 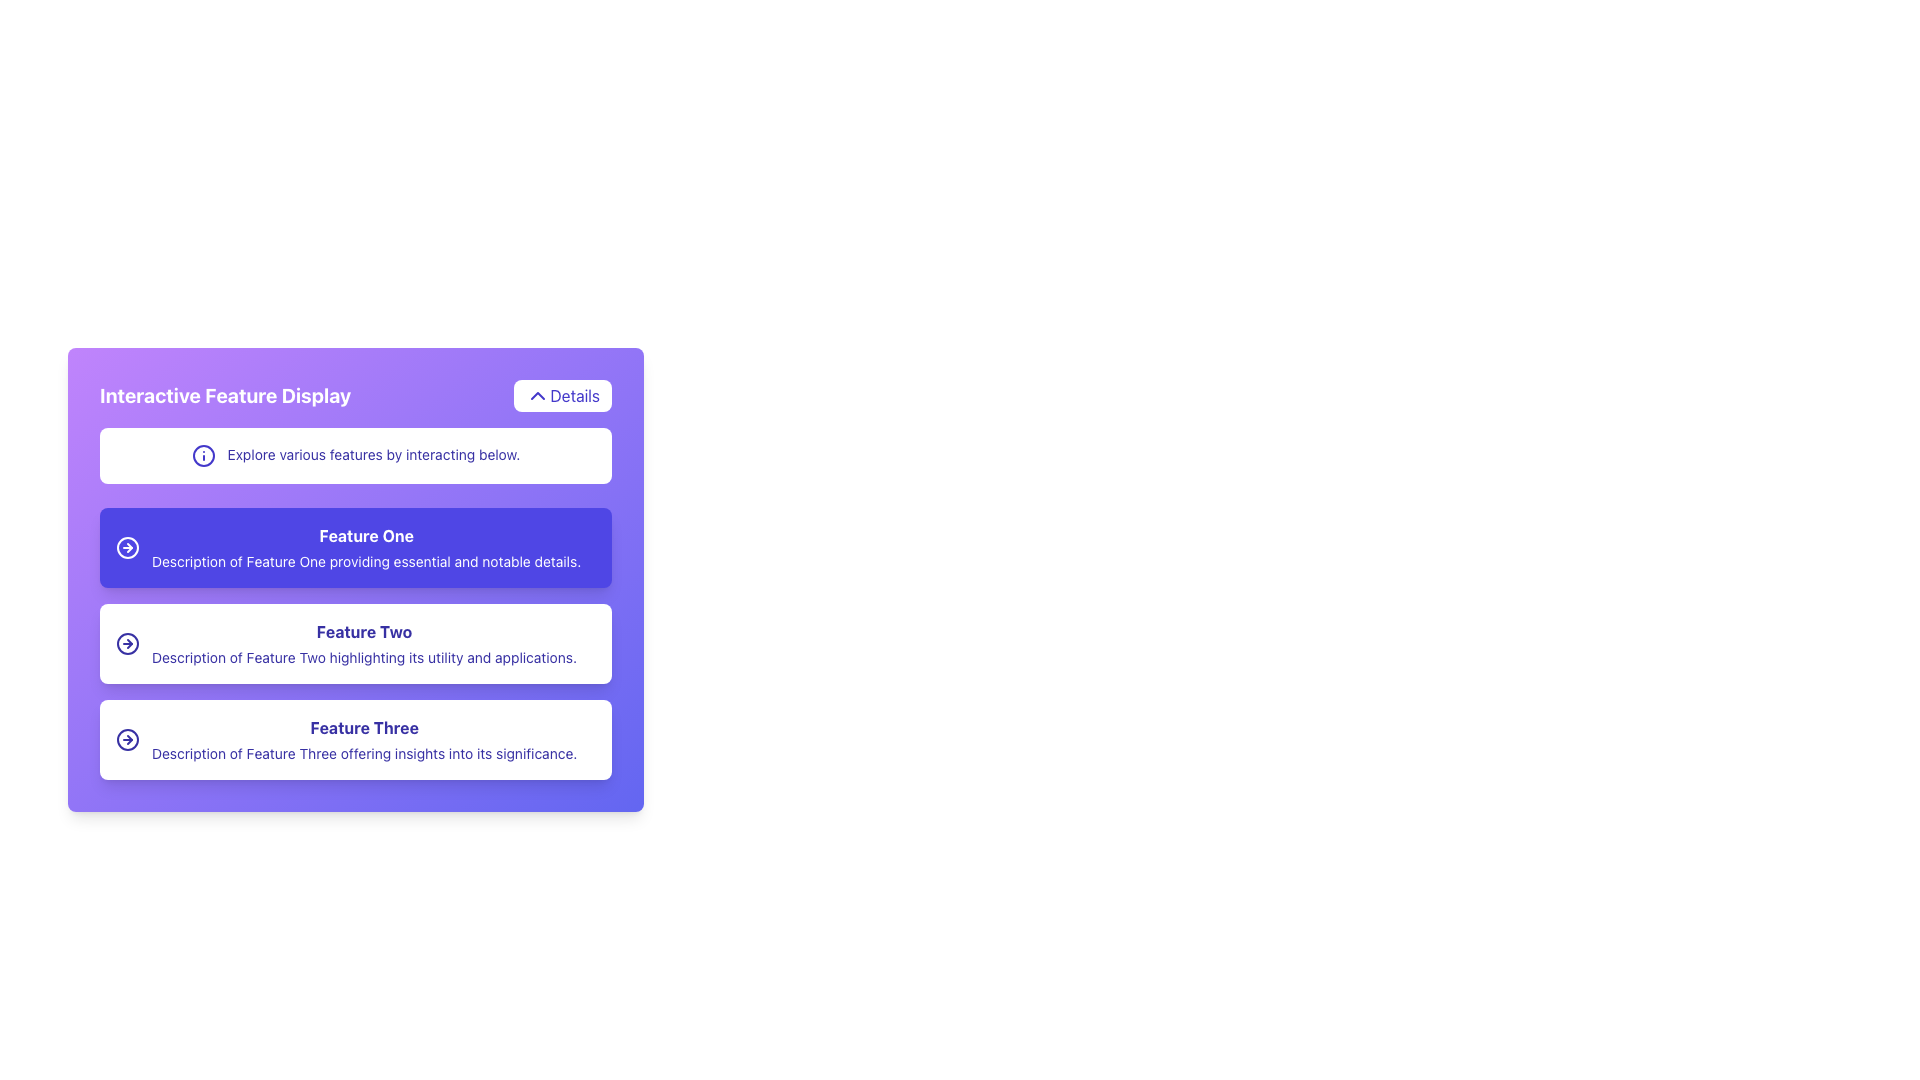 I want to click on the SVG Circle that visually emphasizes the 'Feature One' section, which is part of a button aligned to the left of the 'Feature One' text, so click(x=127, y=547).